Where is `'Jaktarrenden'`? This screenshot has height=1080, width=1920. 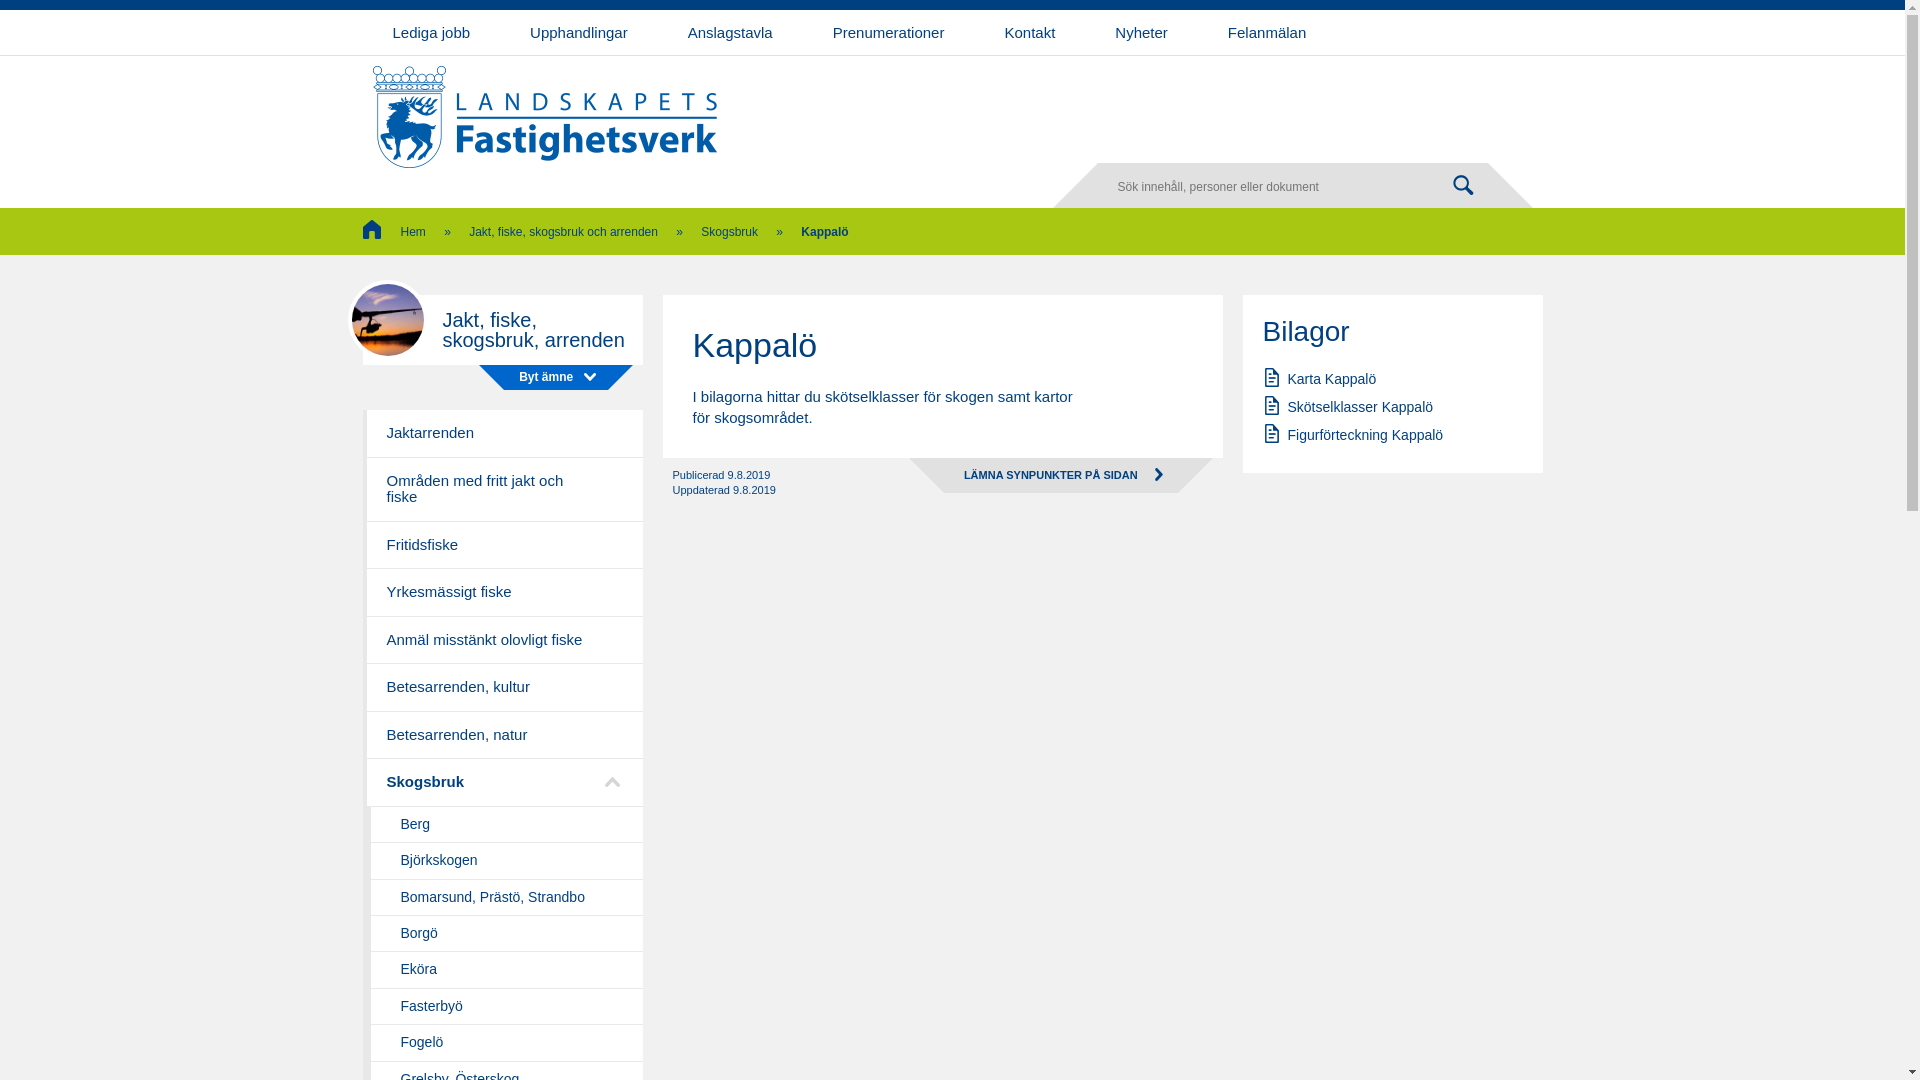 'Jaktarrenden' is located at coordinates (502, 433).